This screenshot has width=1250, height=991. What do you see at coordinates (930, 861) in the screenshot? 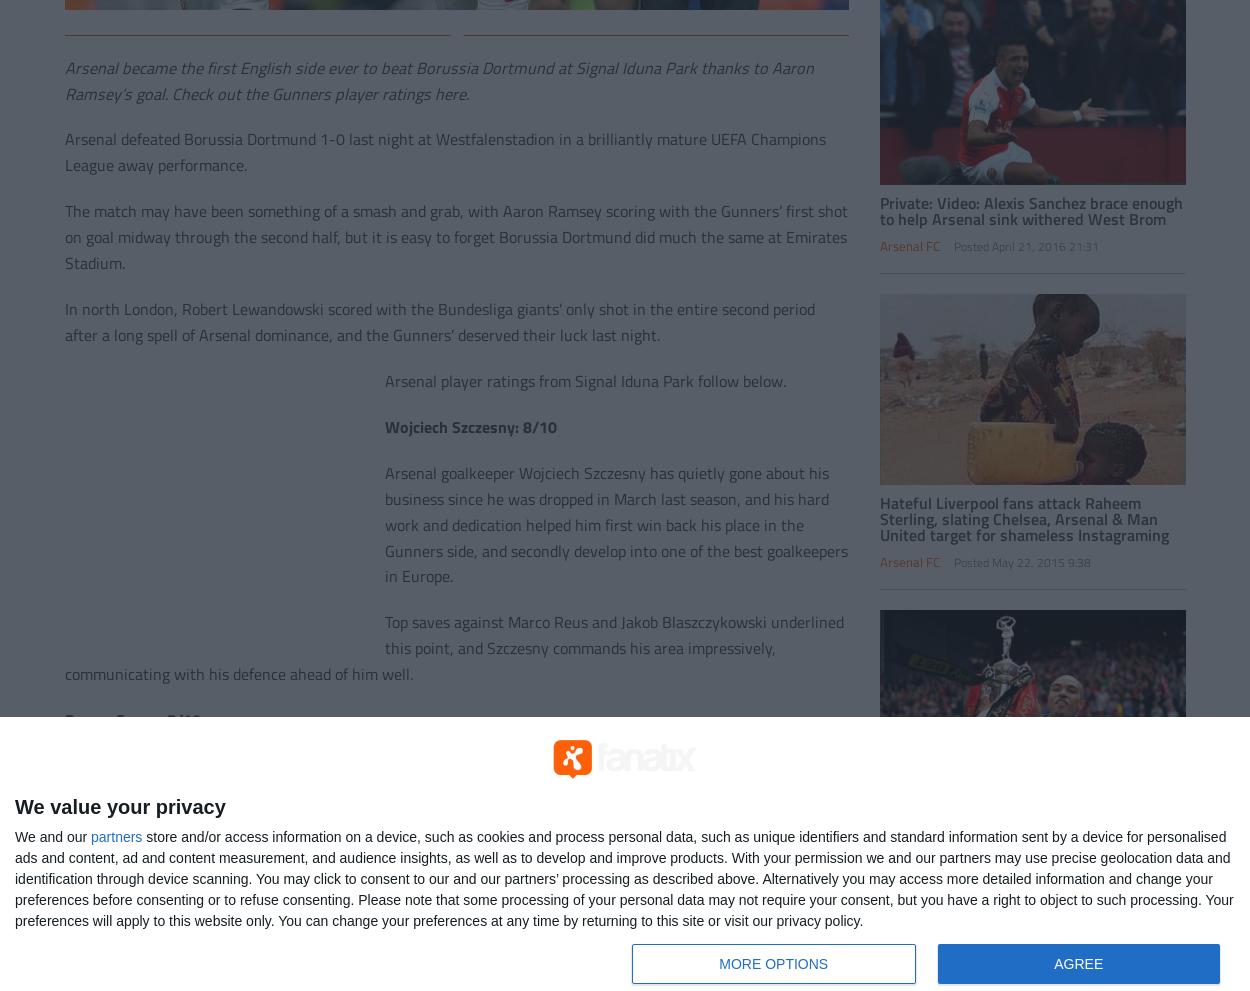
I see `'AFC Bournemouth'` at bounding box center [930, 861].